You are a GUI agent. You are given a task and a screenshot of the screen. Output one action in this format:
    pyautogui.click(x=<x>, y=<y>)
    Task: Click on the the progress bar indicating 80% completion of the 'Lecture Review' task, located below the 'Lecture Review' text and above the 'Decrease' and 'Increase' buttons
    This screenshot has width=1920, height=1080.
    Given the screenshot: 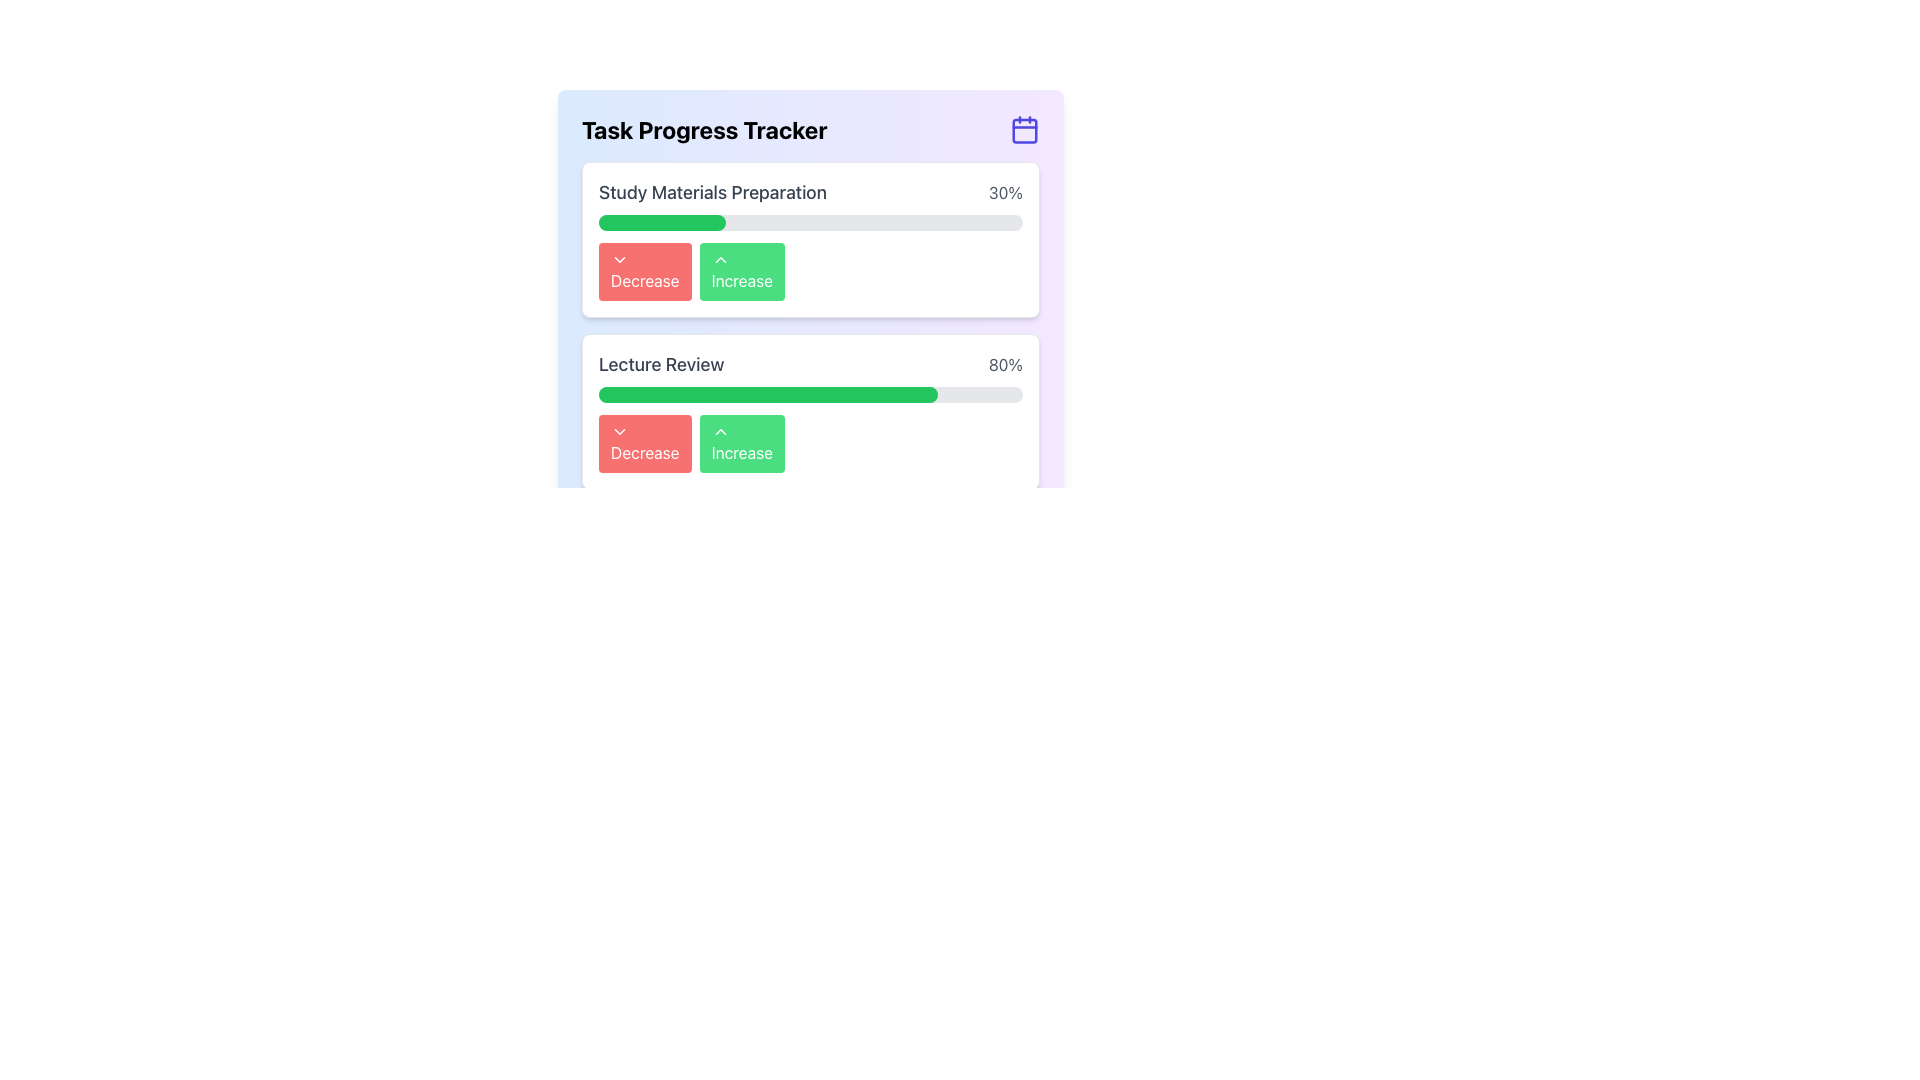 What is the action you would take?
    pyautogui.click(x=811, y=394)
    